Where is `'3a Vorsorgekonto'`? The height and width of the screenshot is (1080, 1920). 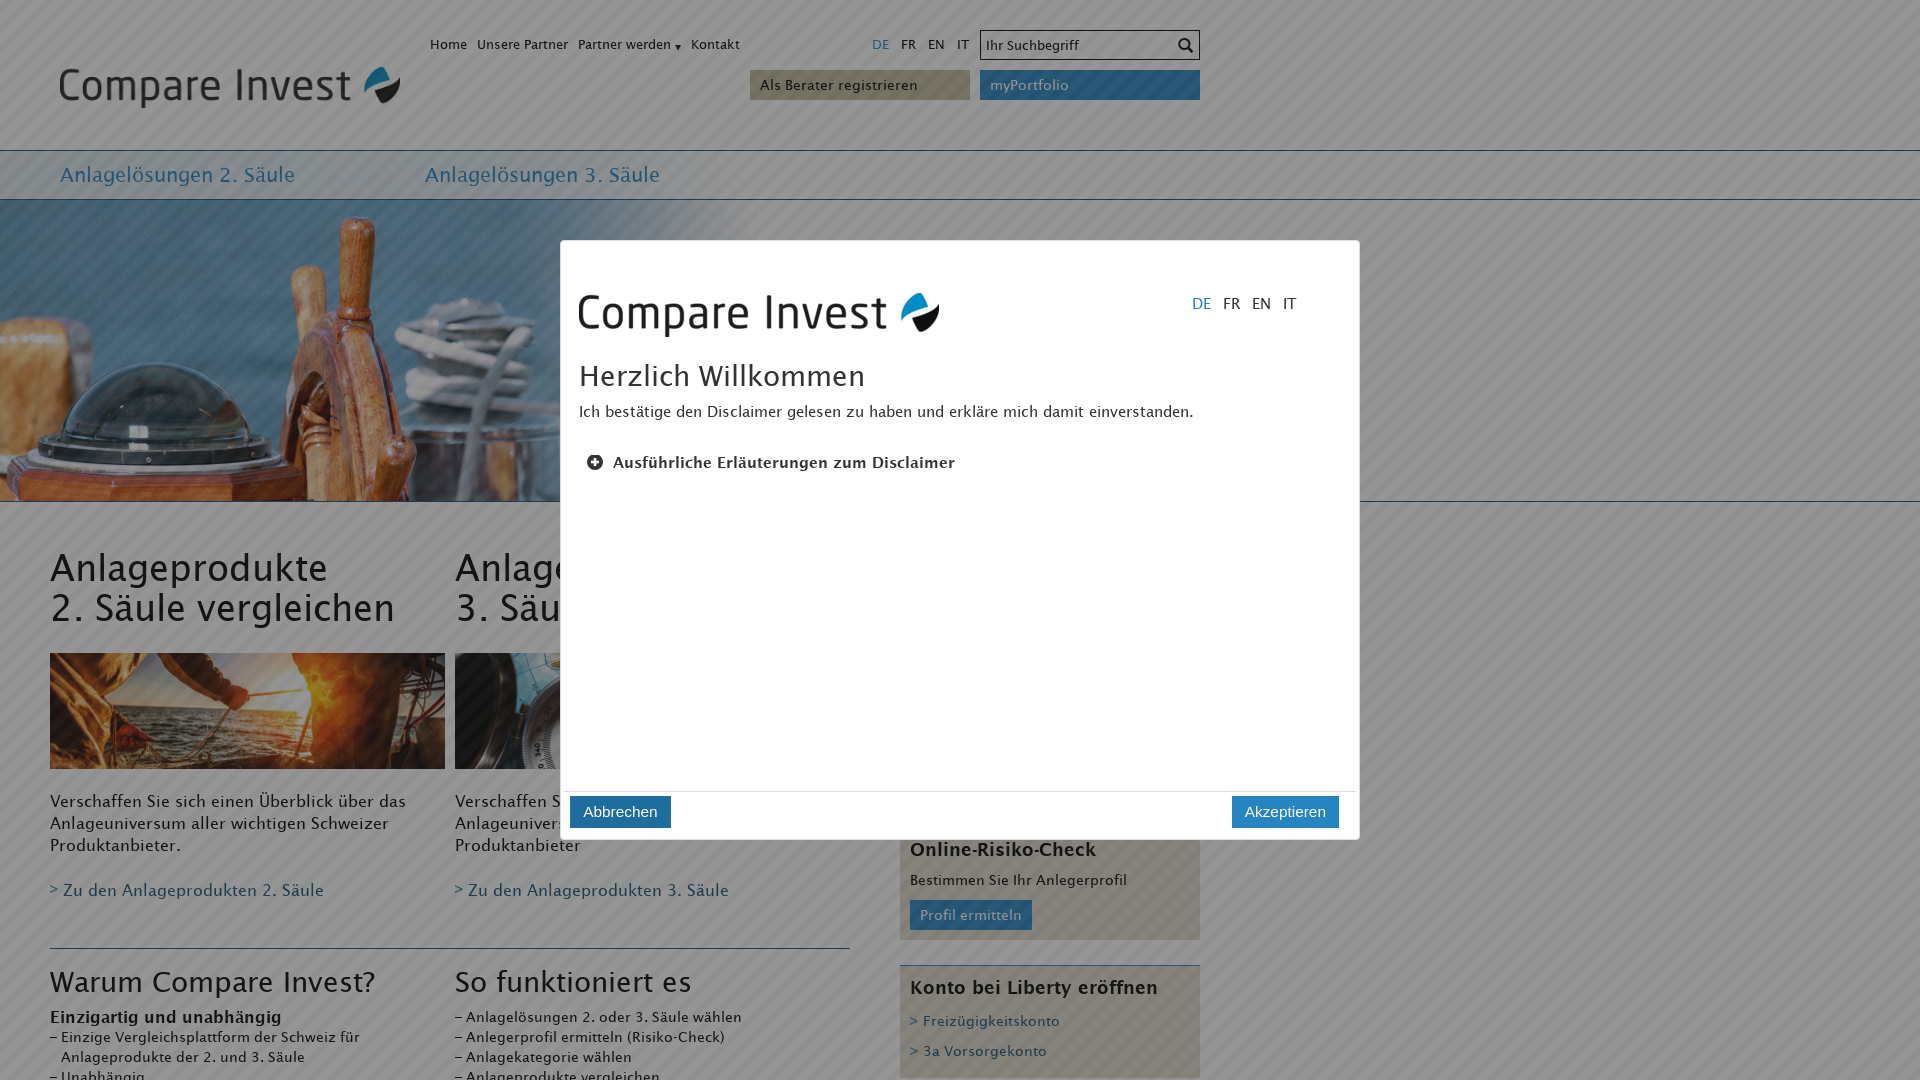 '3a Vorsorgekonto' is located at coordinates (978, 1053).